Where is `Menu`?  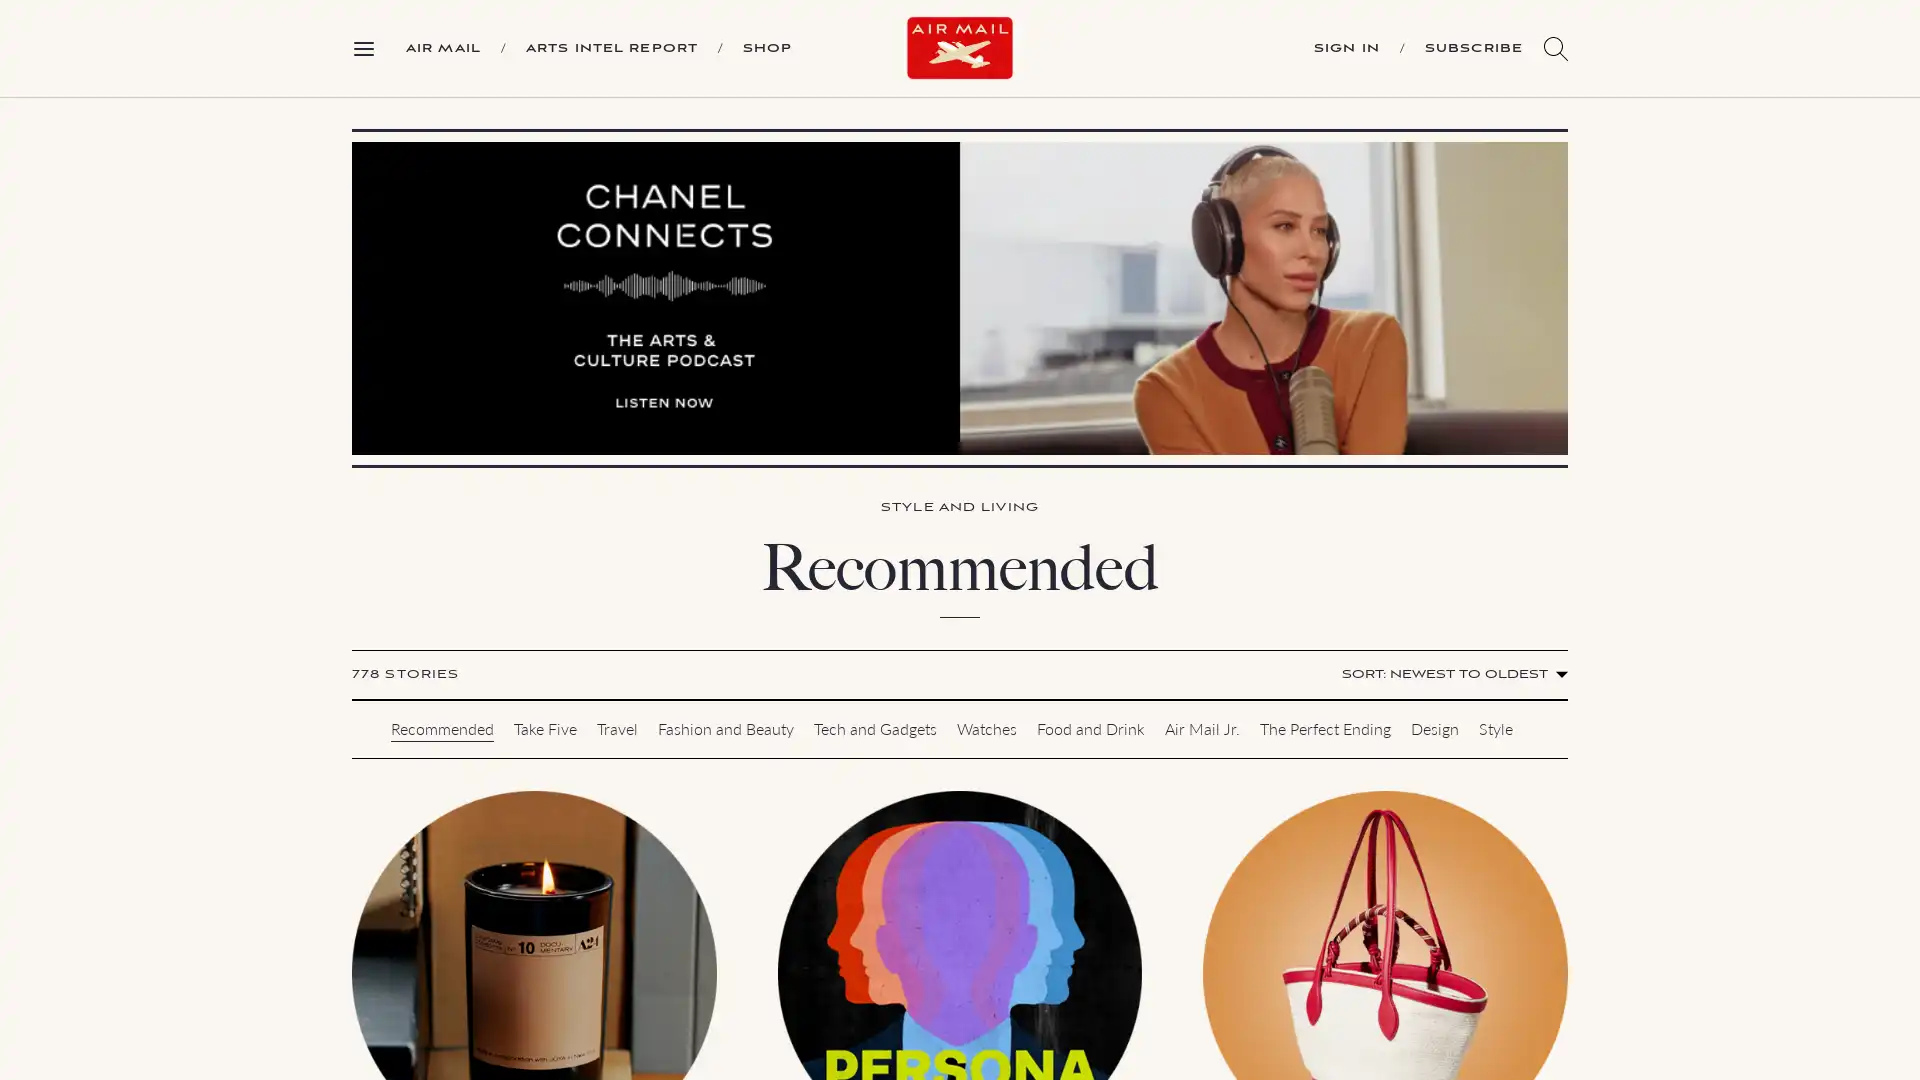 Menu is located at coordinates (371, 46).